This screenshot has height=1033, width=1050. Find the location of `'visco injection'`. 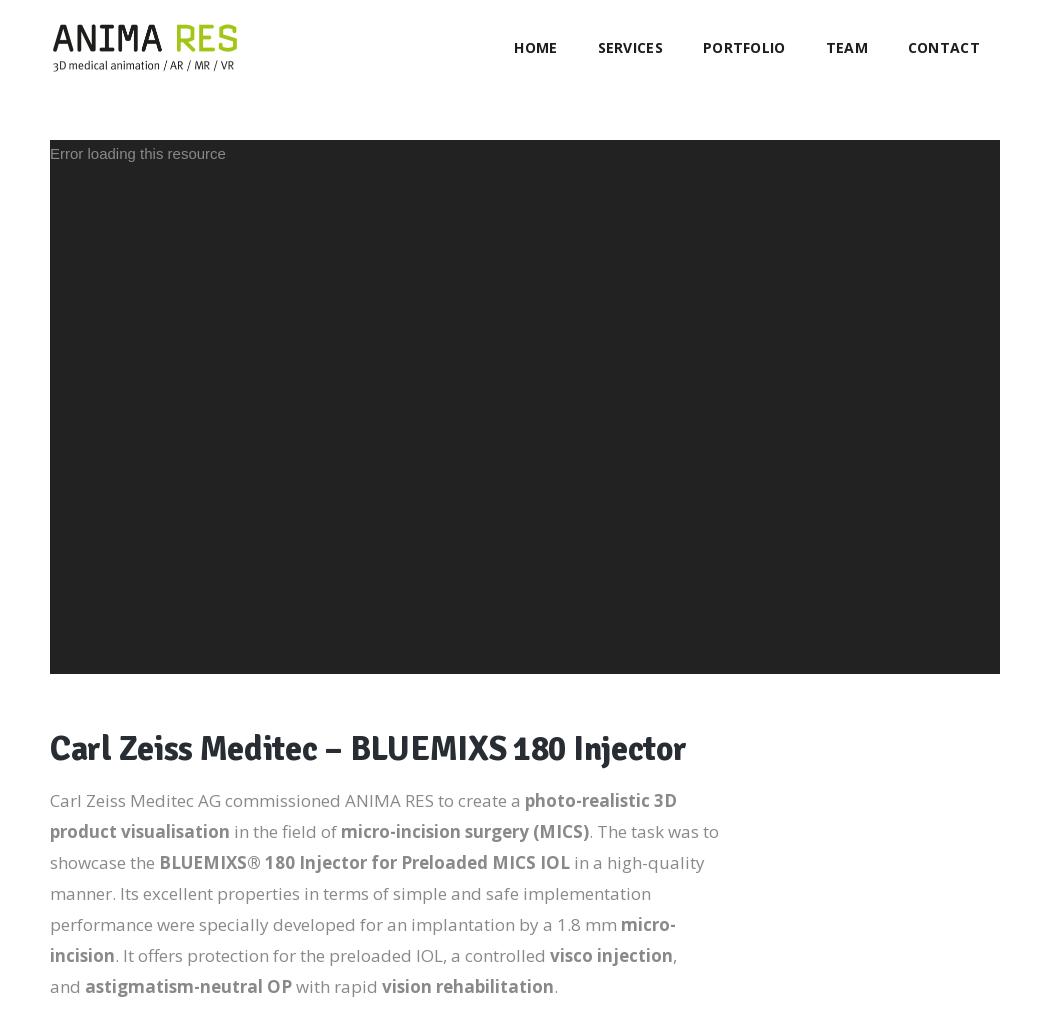

'visco injection' is located at coordinates (611, 954).